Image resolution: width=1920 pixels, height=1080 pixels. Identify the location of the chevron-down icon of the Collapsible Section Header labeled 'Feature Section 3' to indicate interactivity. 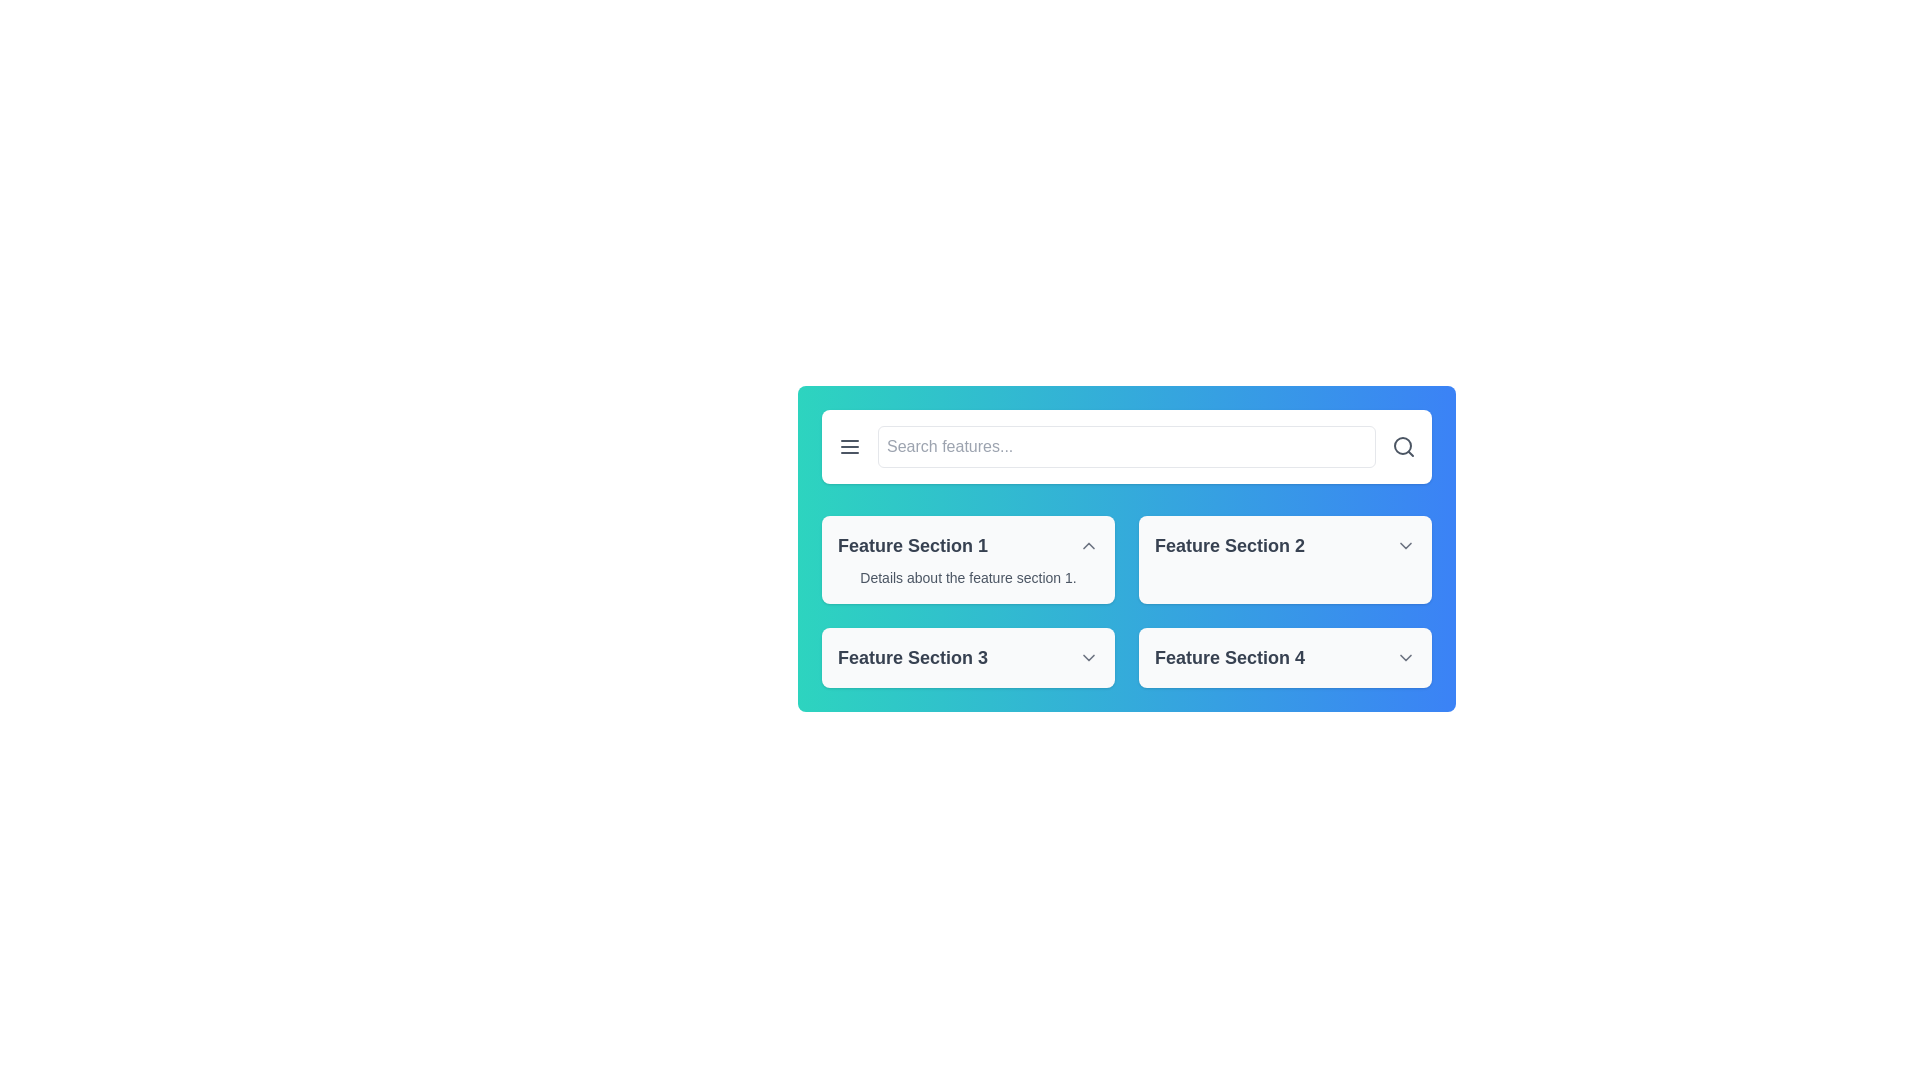
(968, 658).